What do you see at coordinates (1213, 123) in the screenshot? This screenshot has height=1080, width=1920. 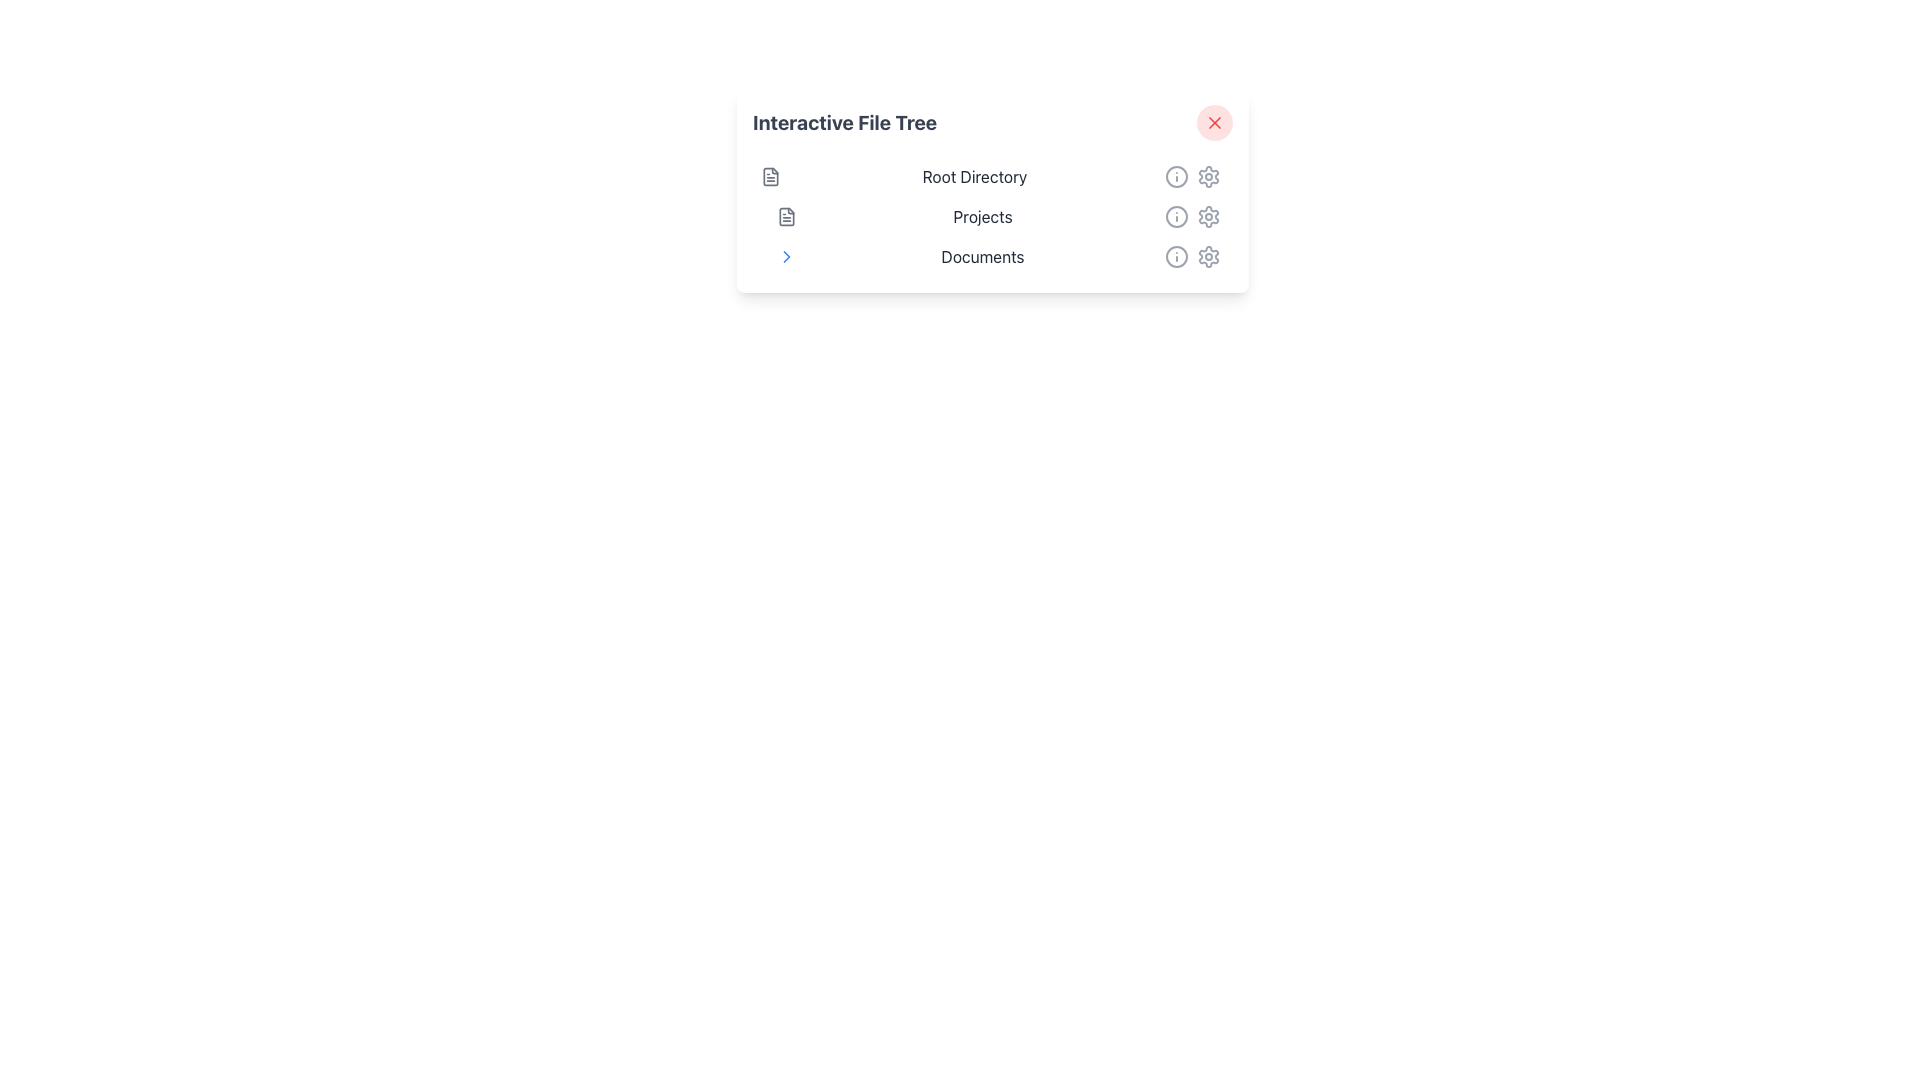 I see `the close icon located inside the red circular button in the upper-right area of the 'Interactive File Tree' card` at bounding box center [1213, 123].